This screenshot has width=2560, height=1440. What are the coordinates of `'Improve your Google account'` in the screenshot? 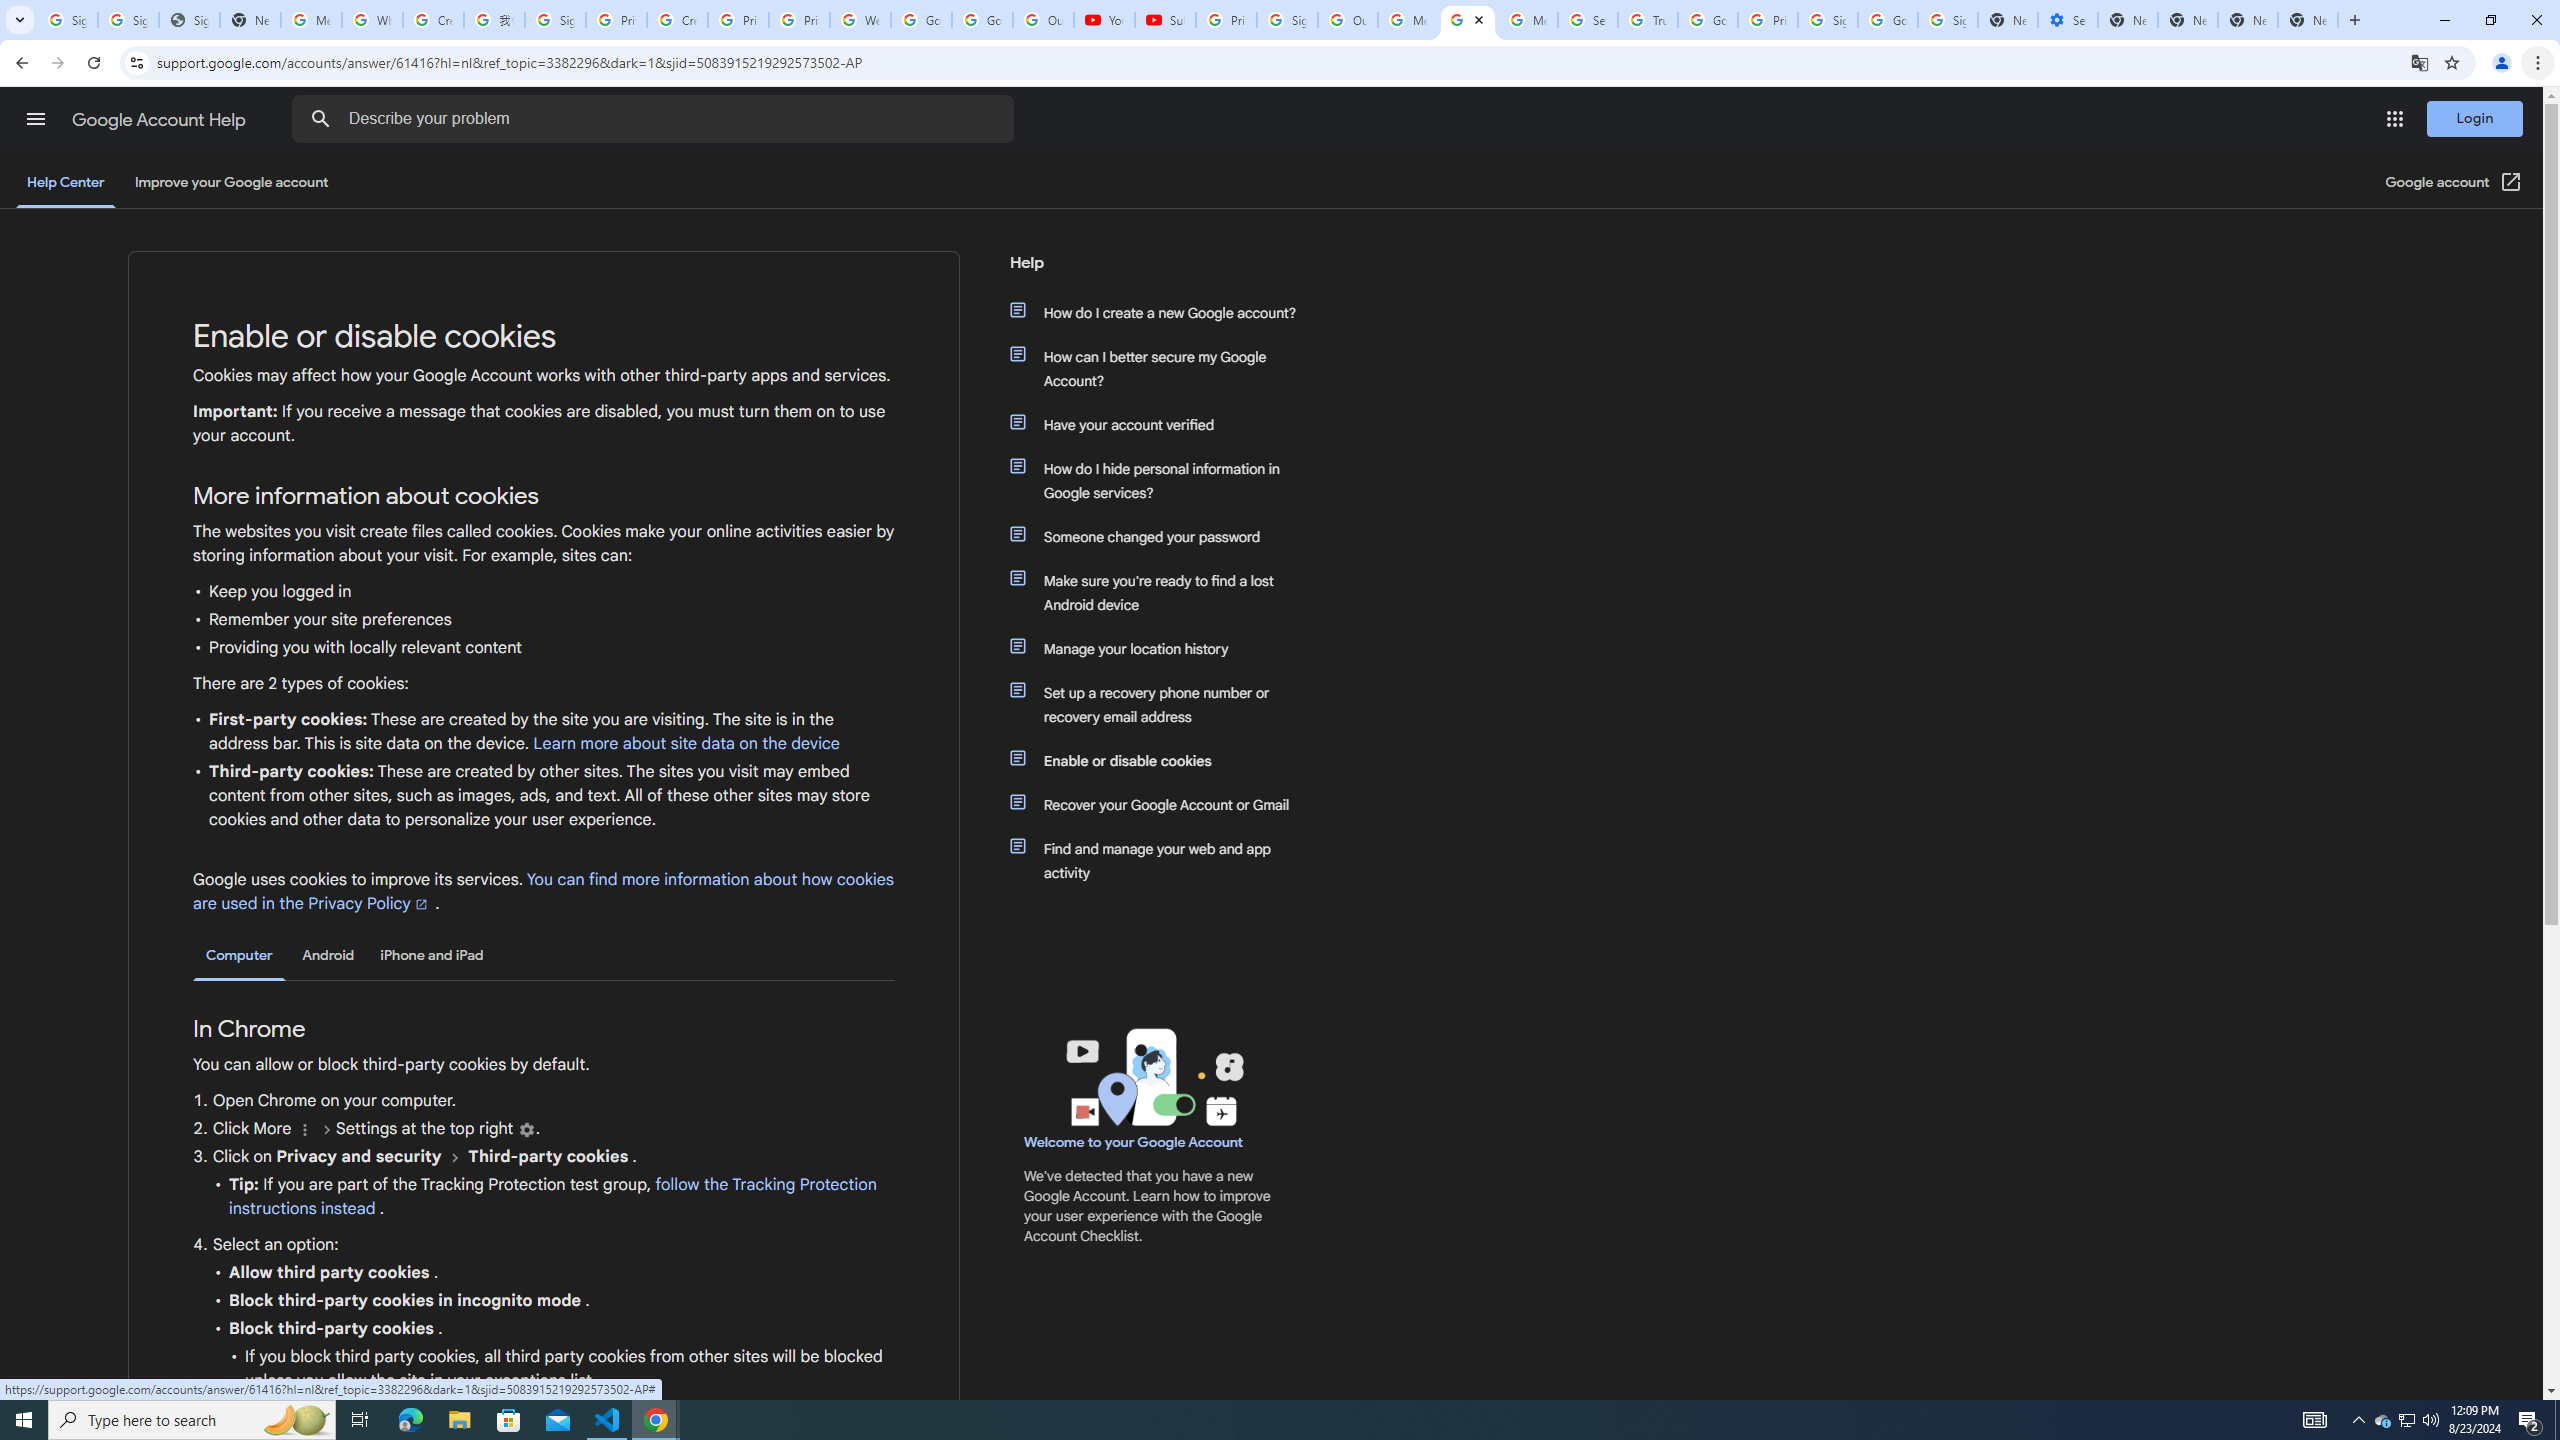 It's located at (231, 181).